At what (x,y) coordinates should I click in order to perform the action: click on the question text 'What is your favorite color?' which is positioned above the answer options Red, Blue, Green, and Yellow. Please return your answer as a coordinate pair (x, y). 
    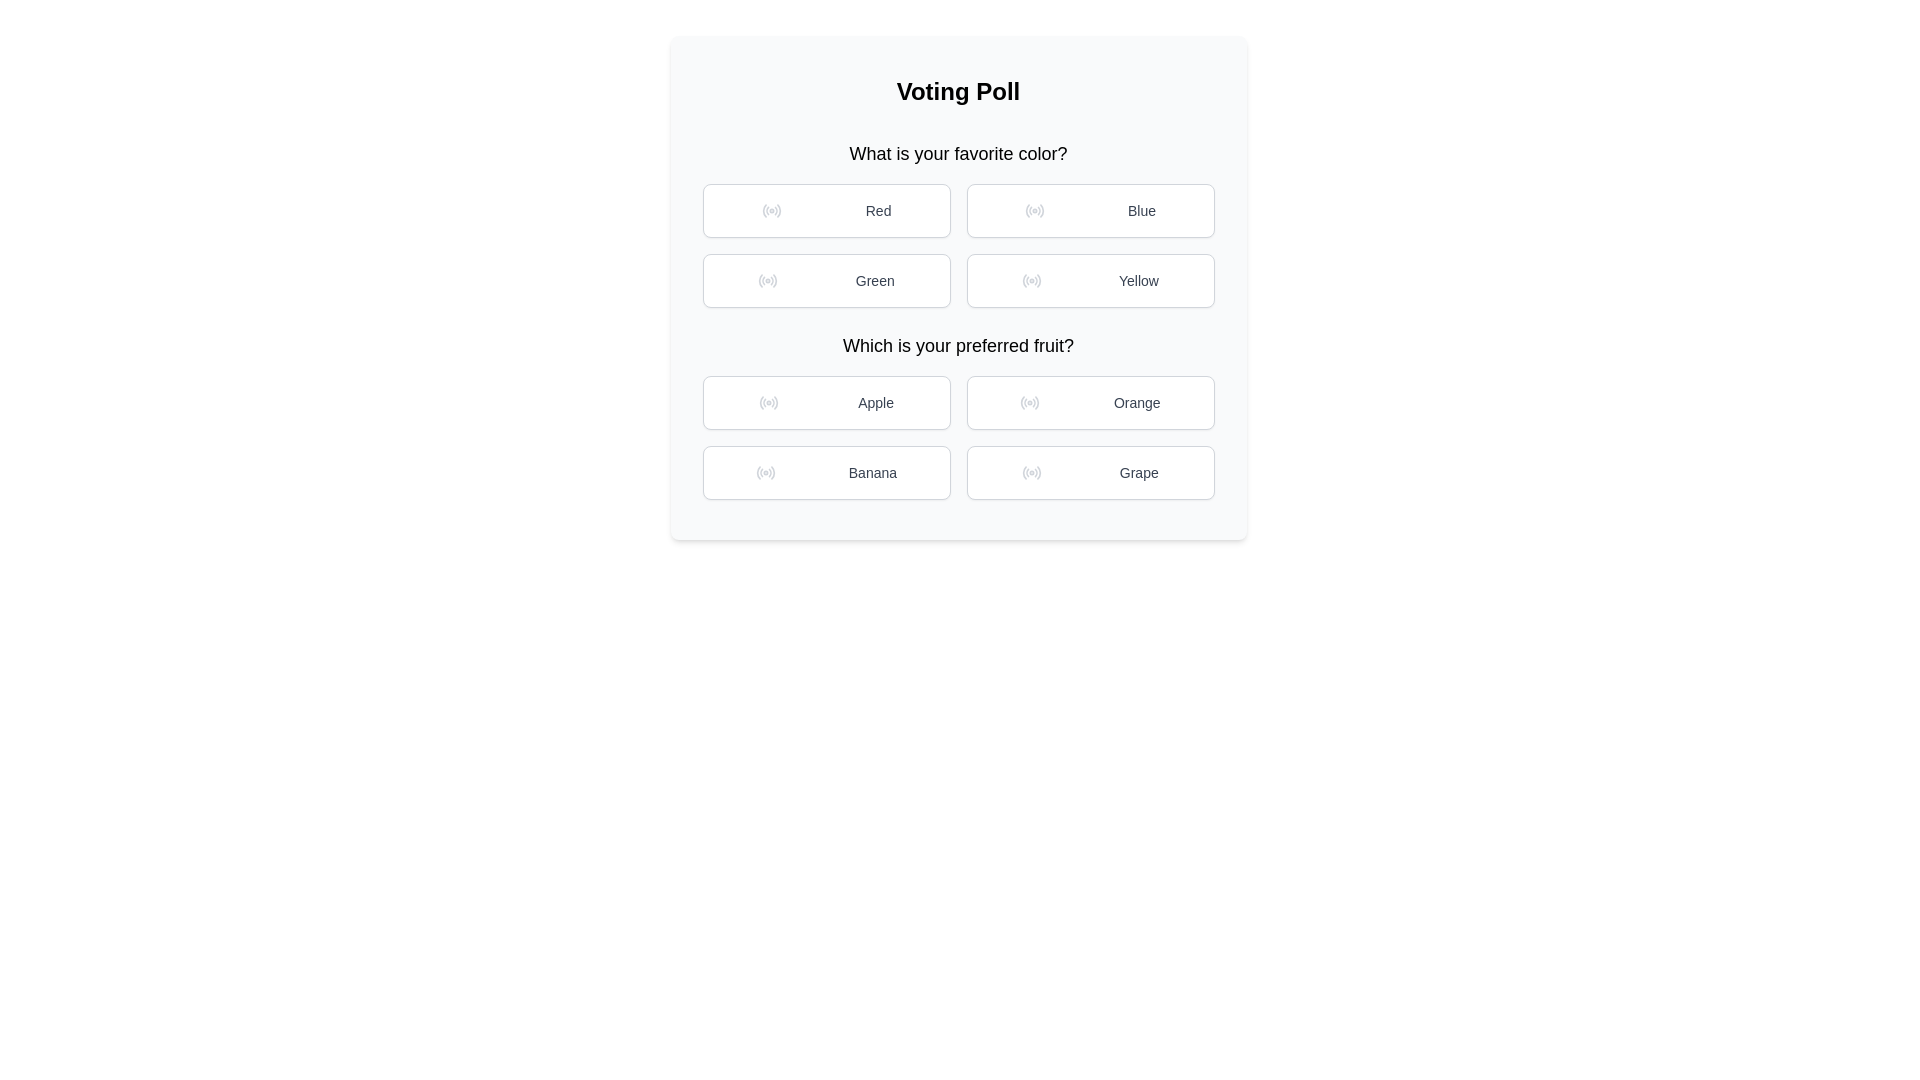
    Looking at the image, I should click on (957, 223).